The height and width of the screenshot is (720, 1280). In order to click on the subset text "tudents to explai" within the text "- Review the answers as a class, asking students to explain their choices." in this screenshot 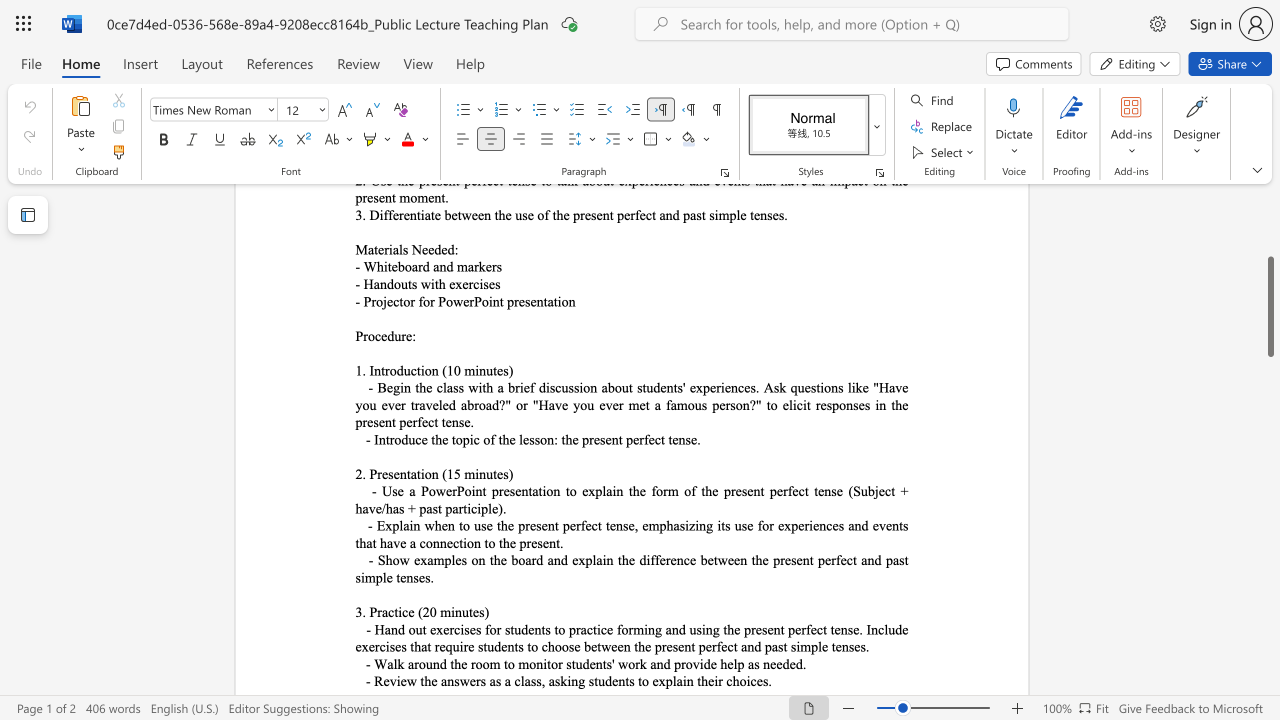, I will do `click(593, 680)`.